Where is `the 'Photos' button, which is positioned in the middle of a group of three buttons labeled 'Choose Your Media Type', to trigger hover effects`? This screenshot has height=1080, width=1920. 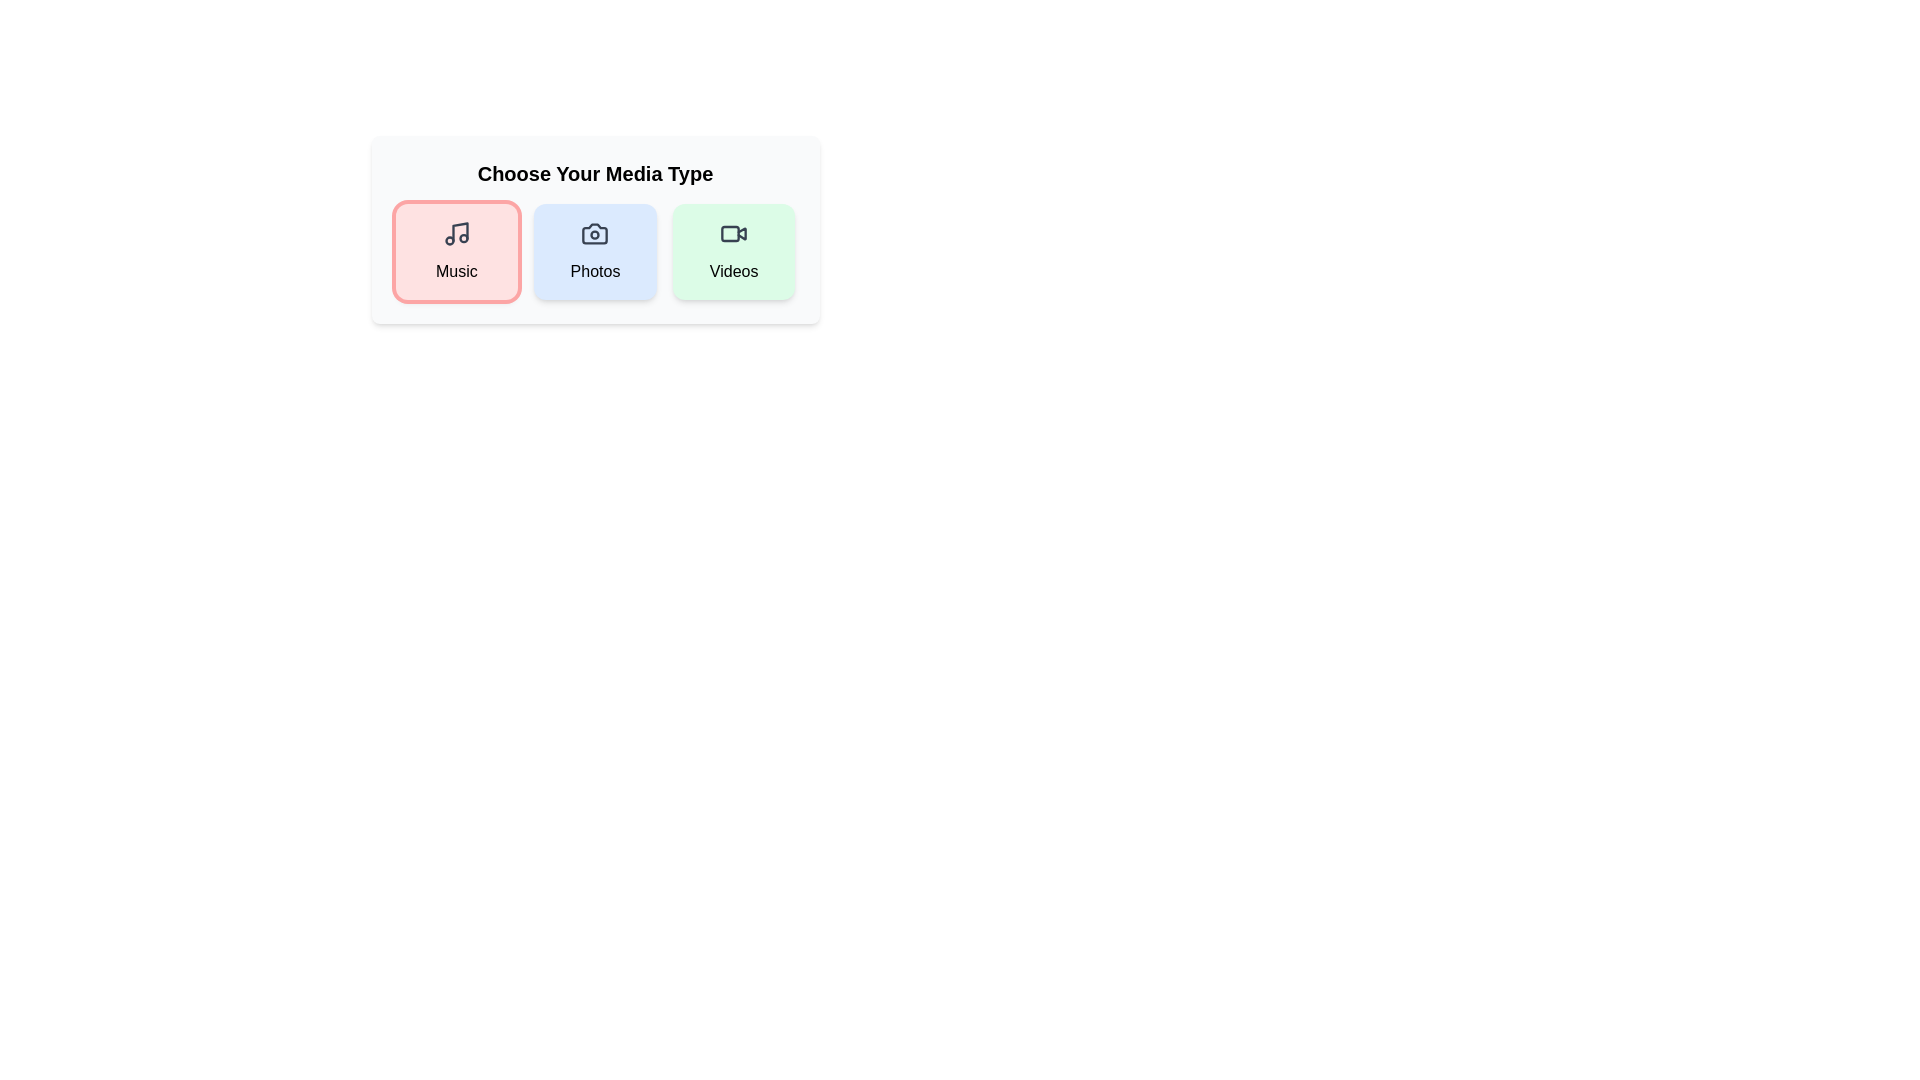
the 'Photos' button, which is positioned in the middle of a group of three buttons labeled 'Choose Your Media Type', to trigger hover effects is located at coordinates (594, 250).